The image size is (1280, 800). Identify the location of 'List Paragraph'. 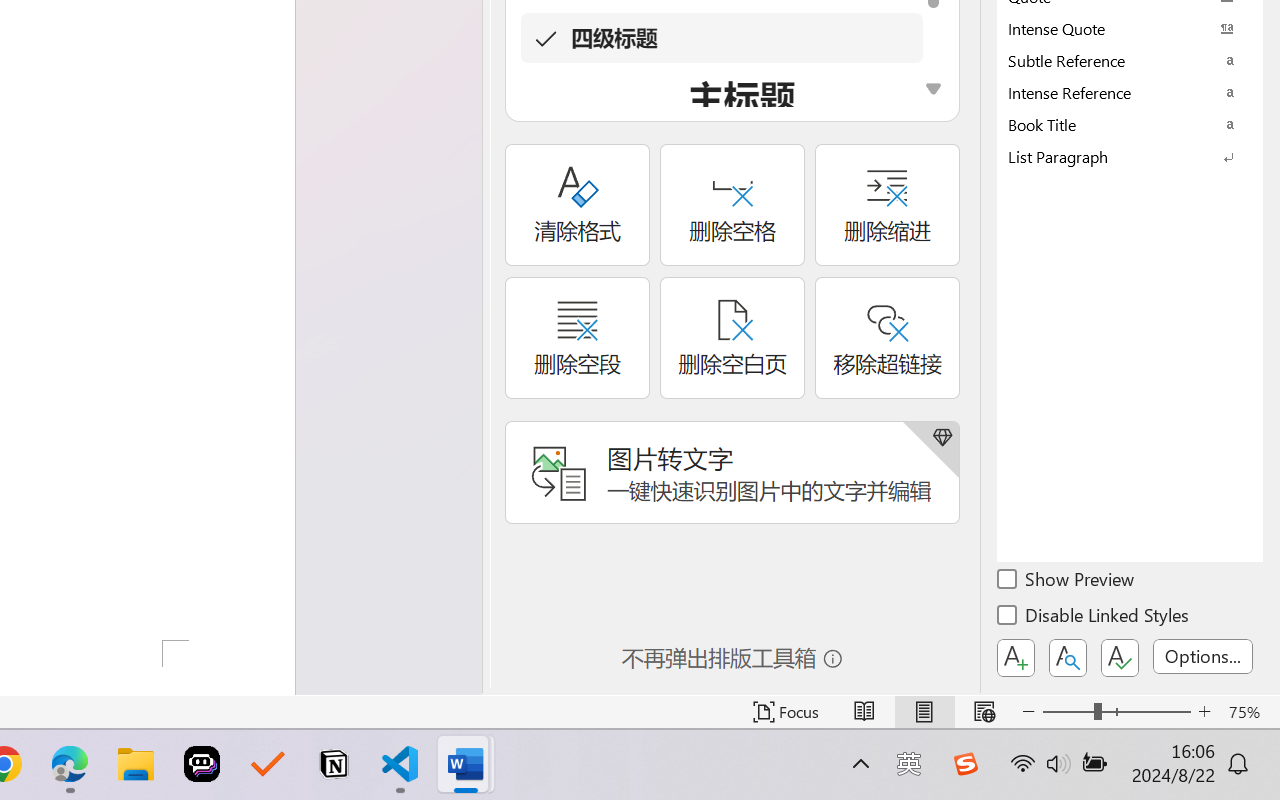
(1130, 156).